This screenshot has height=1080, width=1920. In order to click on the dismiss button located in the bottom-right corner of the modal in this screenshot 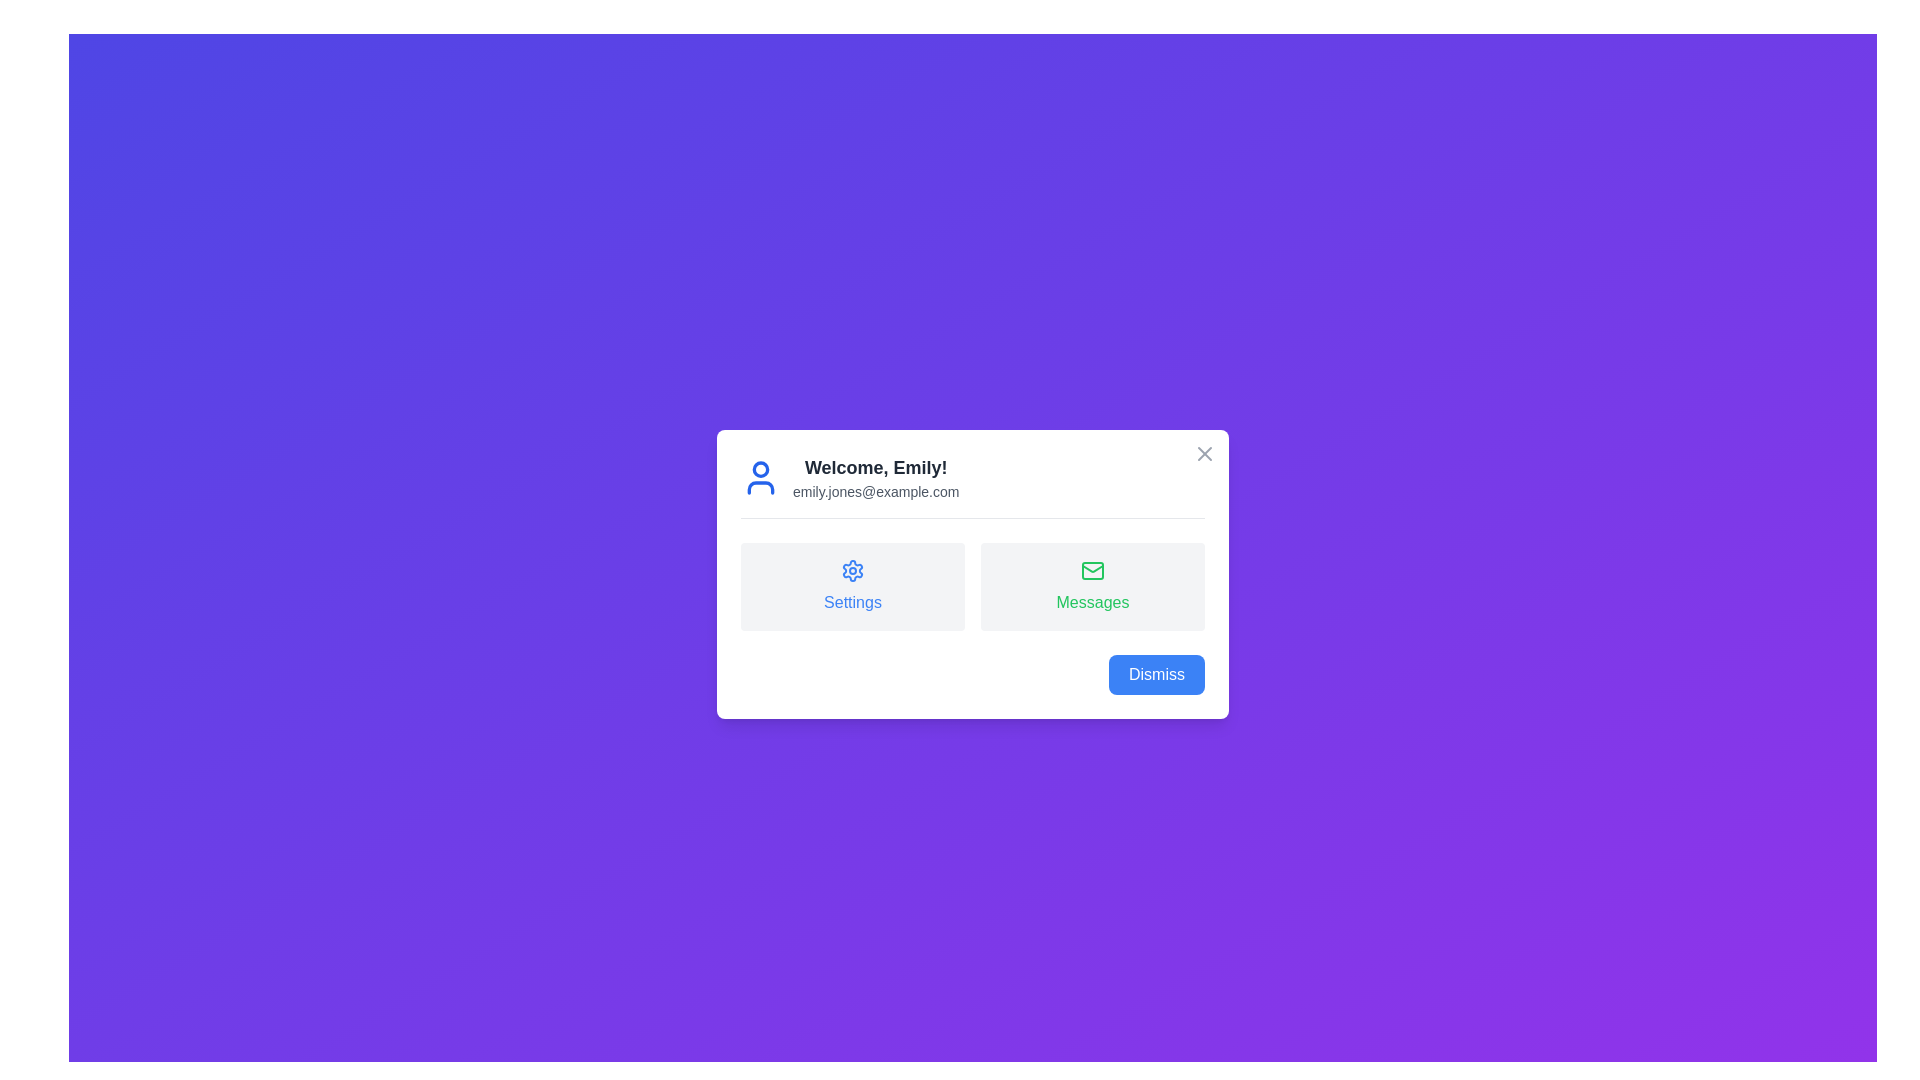, I will do `click(1156, 674)`.